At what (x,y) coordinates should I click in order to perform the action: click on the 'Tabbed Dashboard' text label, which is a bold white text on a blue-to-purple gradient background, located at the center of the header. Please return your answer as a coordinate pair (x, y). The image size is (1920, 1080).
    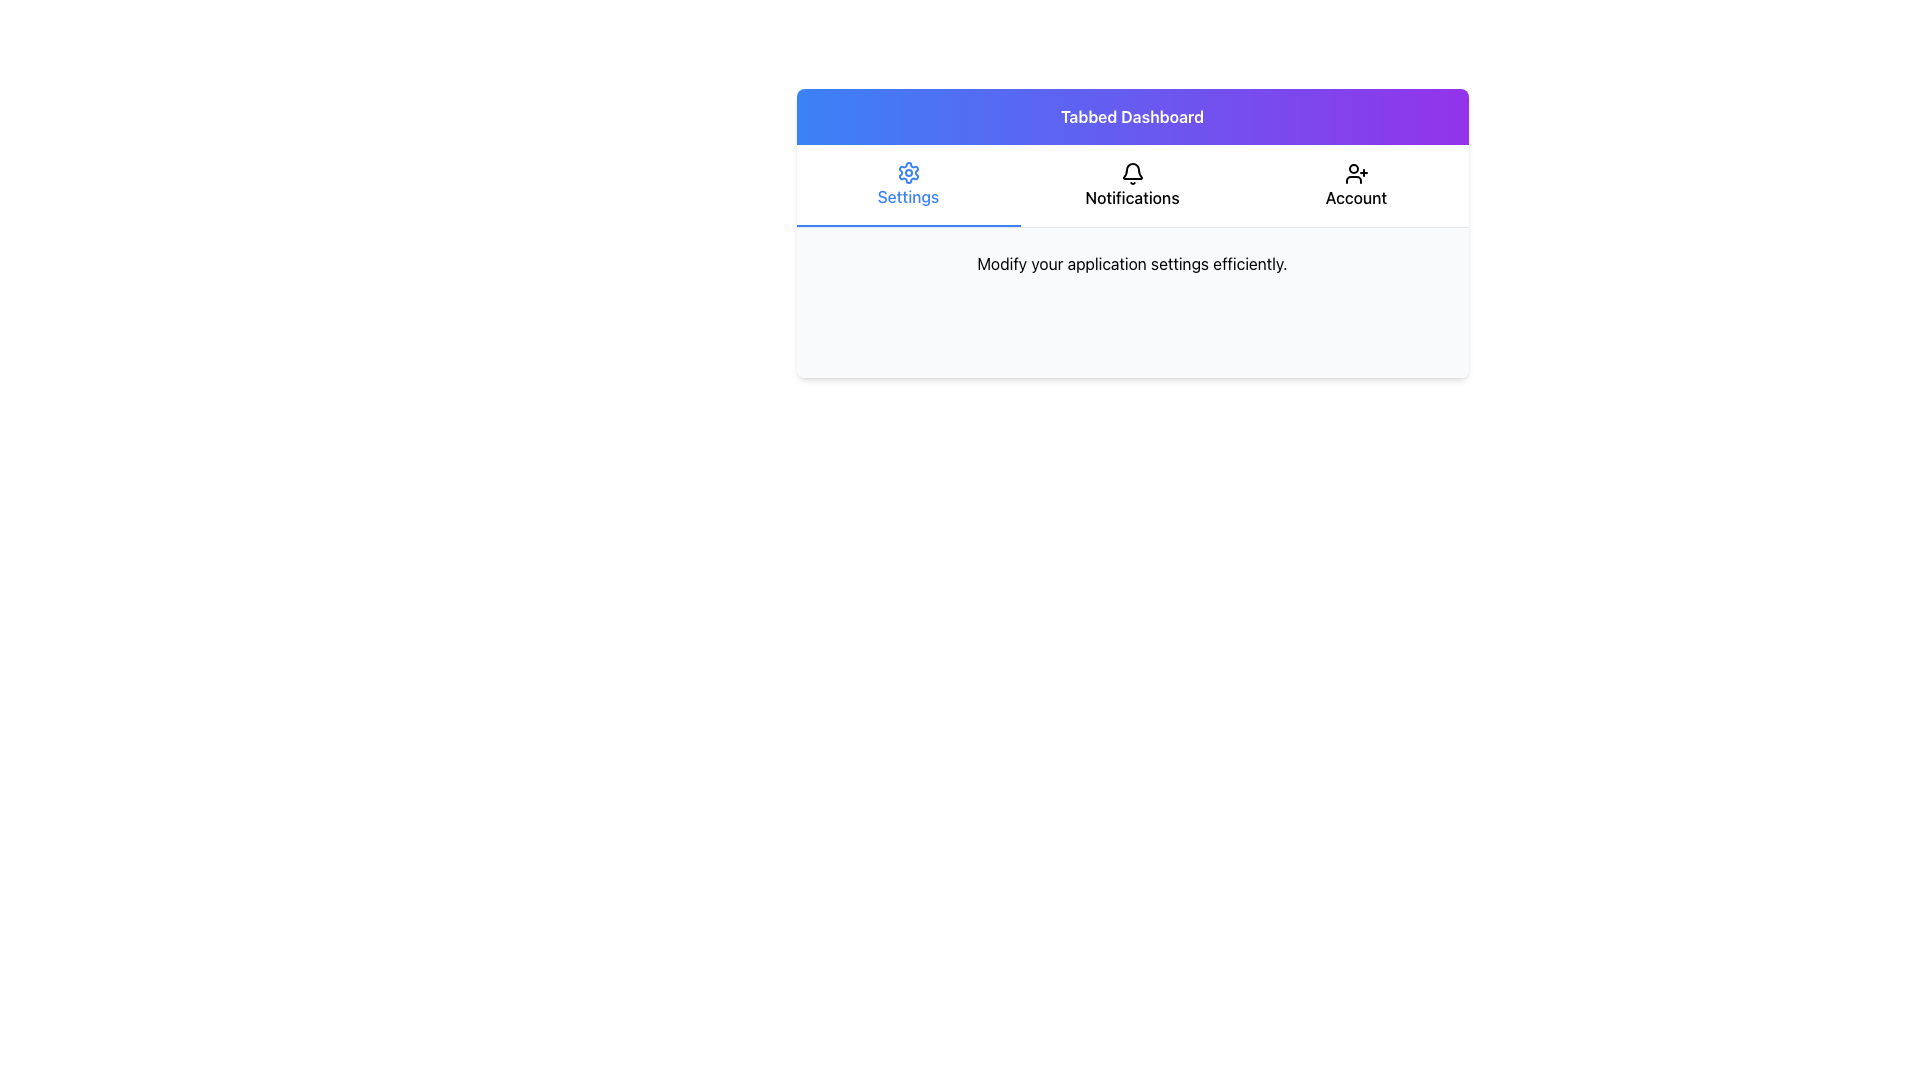
    Looking at the image, I should click on (1132, 116).